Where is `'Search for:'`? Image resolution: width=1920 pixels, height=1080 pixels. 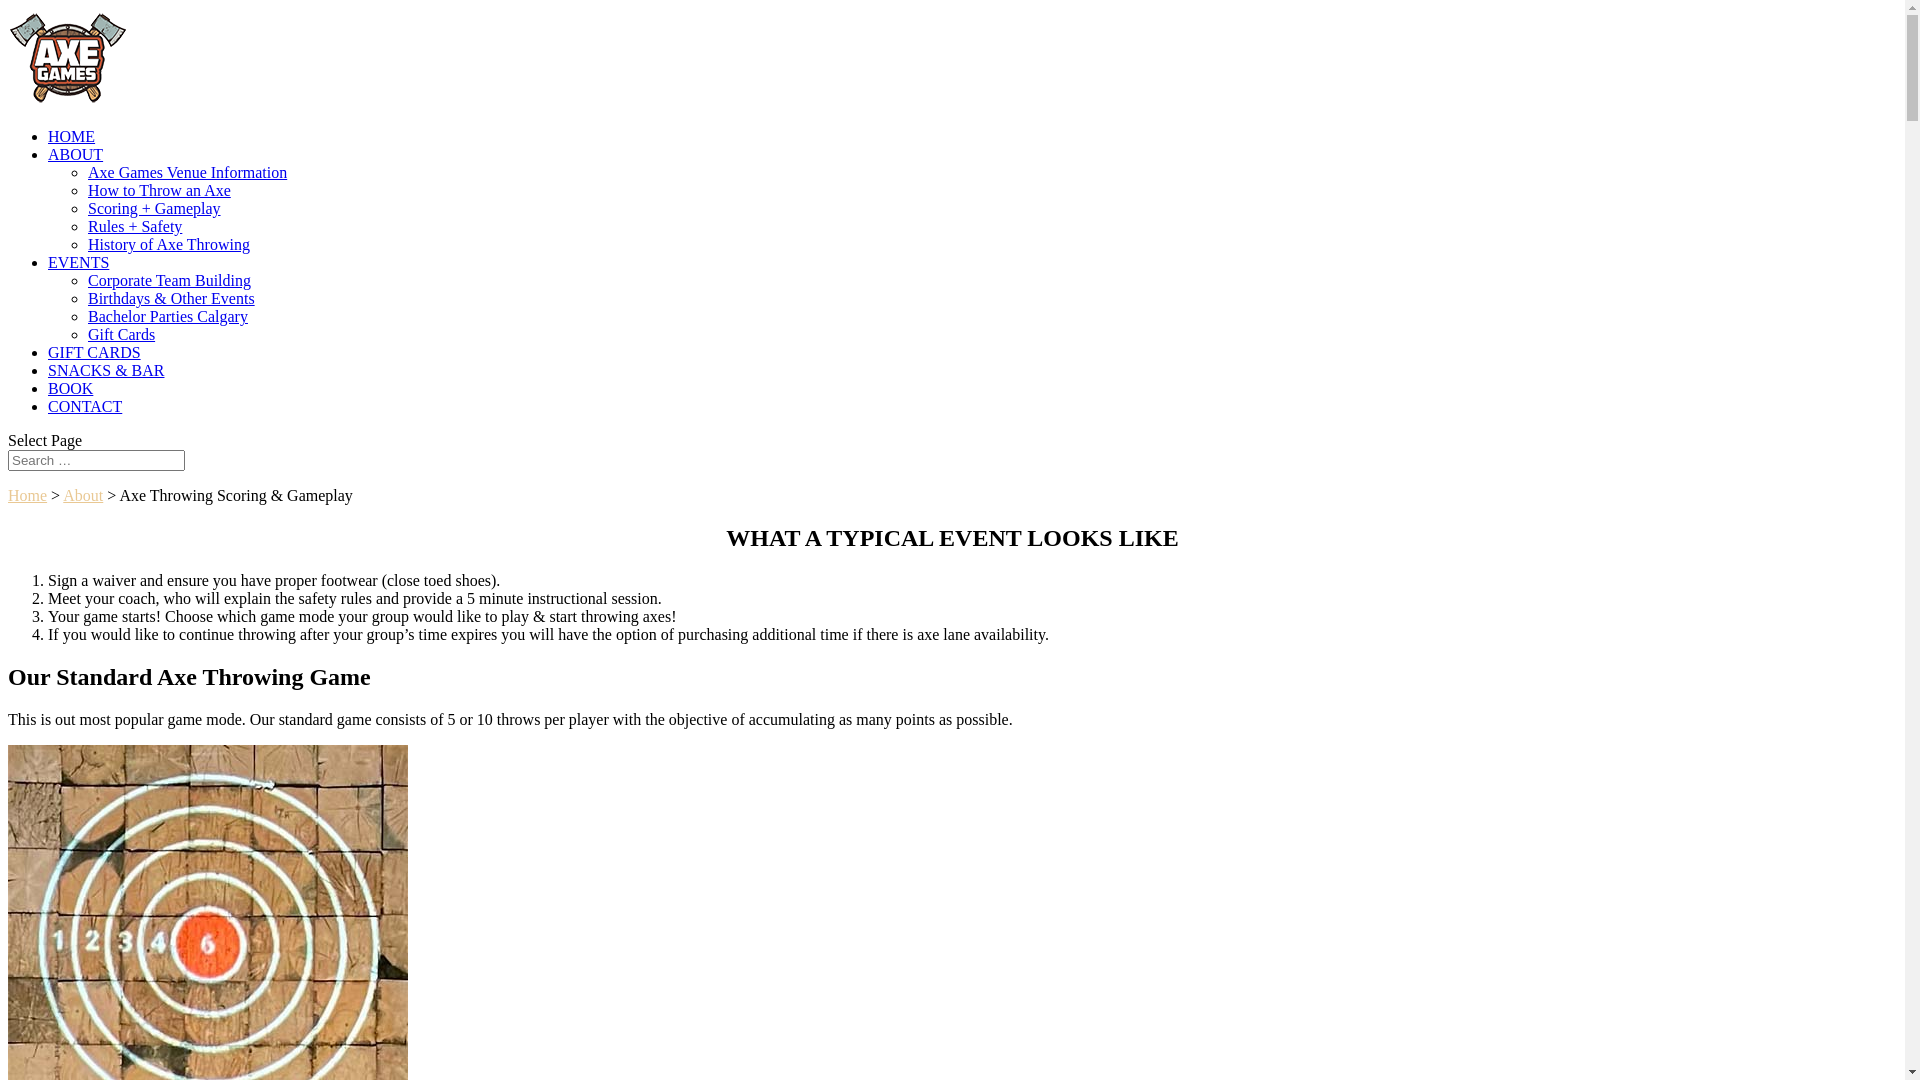 'Search for:' is located at coordinates (95, 460).